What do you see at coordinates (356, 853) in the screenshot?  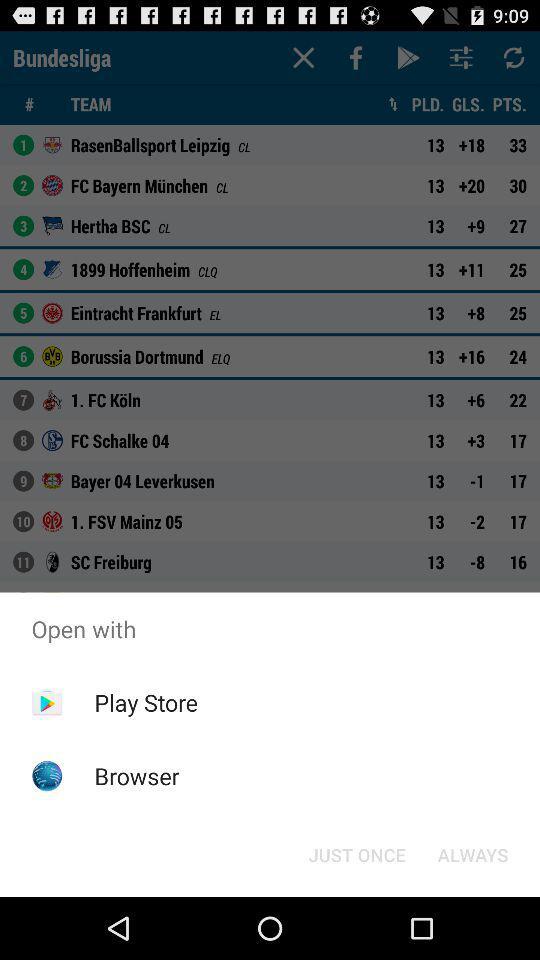 I see `icon to the left of the always icon` at bounding box center [356, 853].